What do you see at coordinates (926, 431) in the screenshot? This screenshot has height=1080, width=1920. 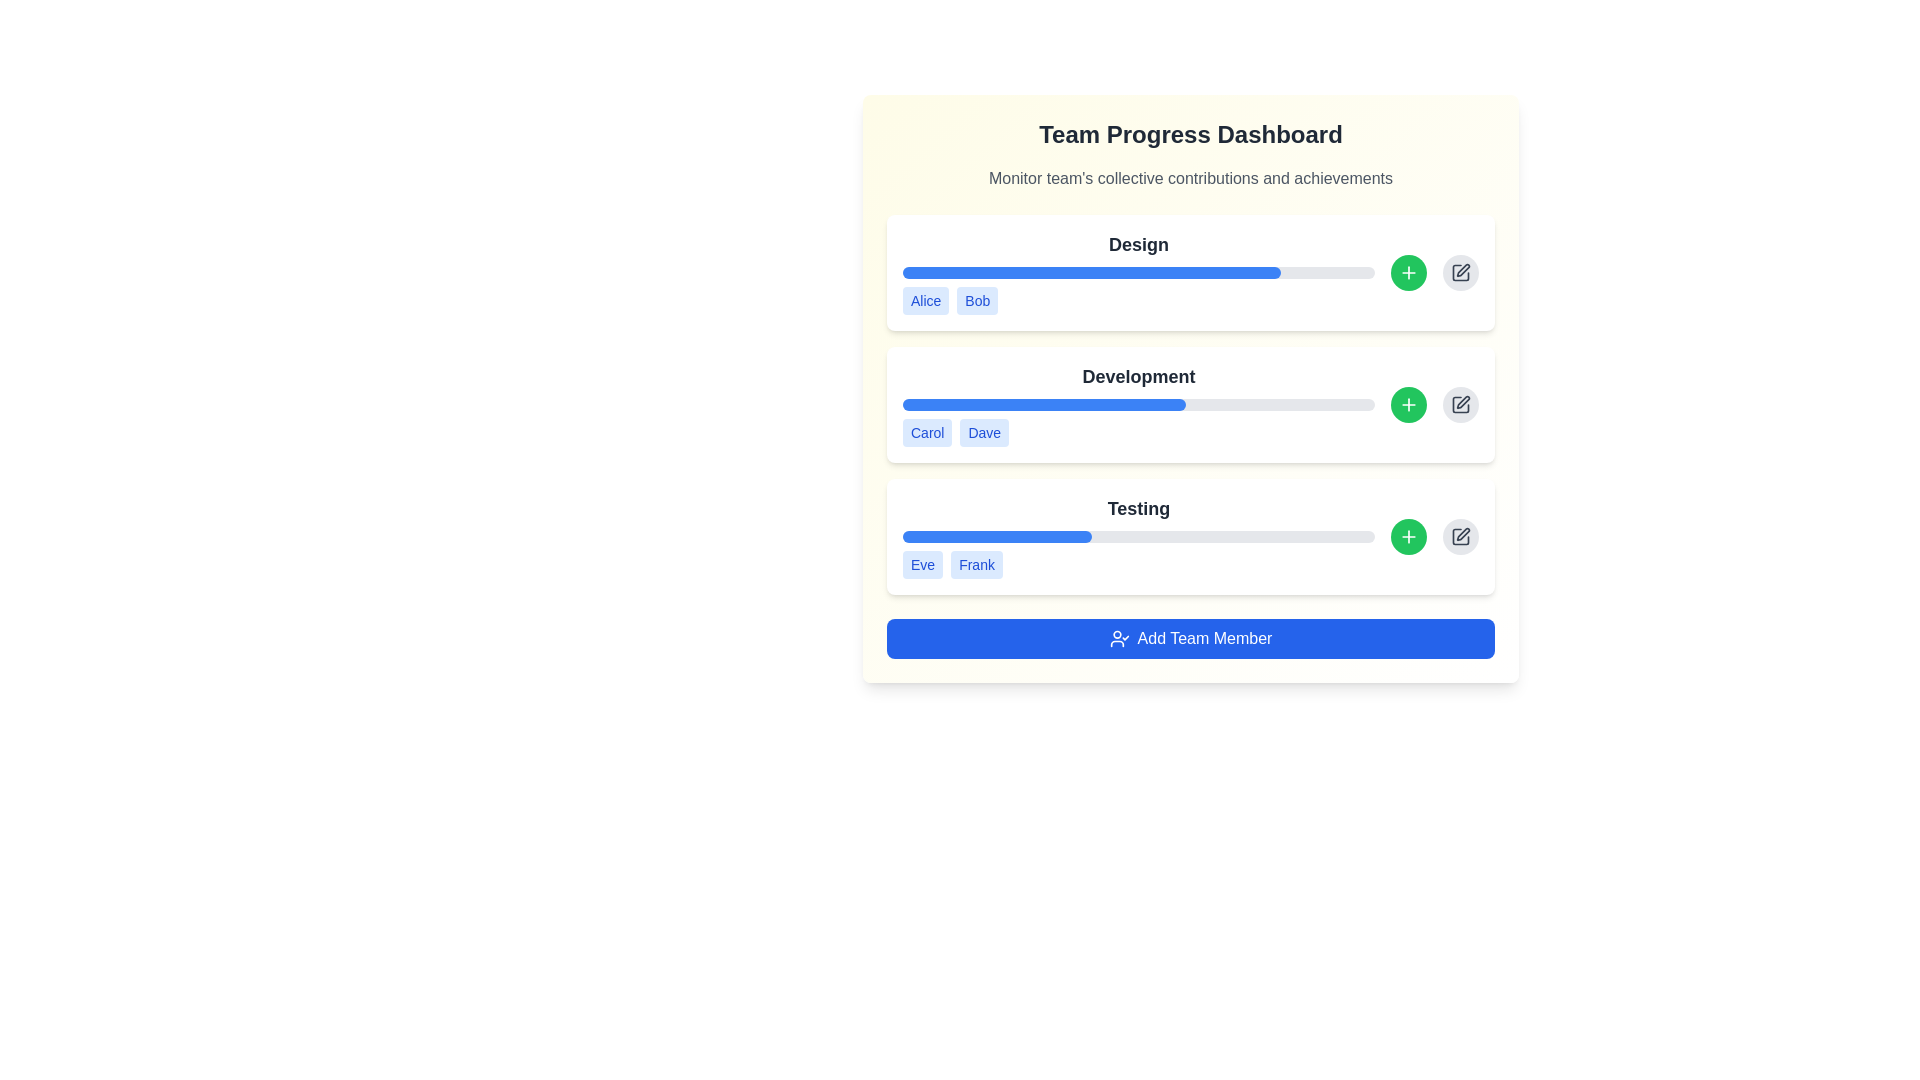 I see `the badge representing a team member in the 'Development' section, positioned to the left of the badge labeled 'Dave'` at bounding box center [926, 431].